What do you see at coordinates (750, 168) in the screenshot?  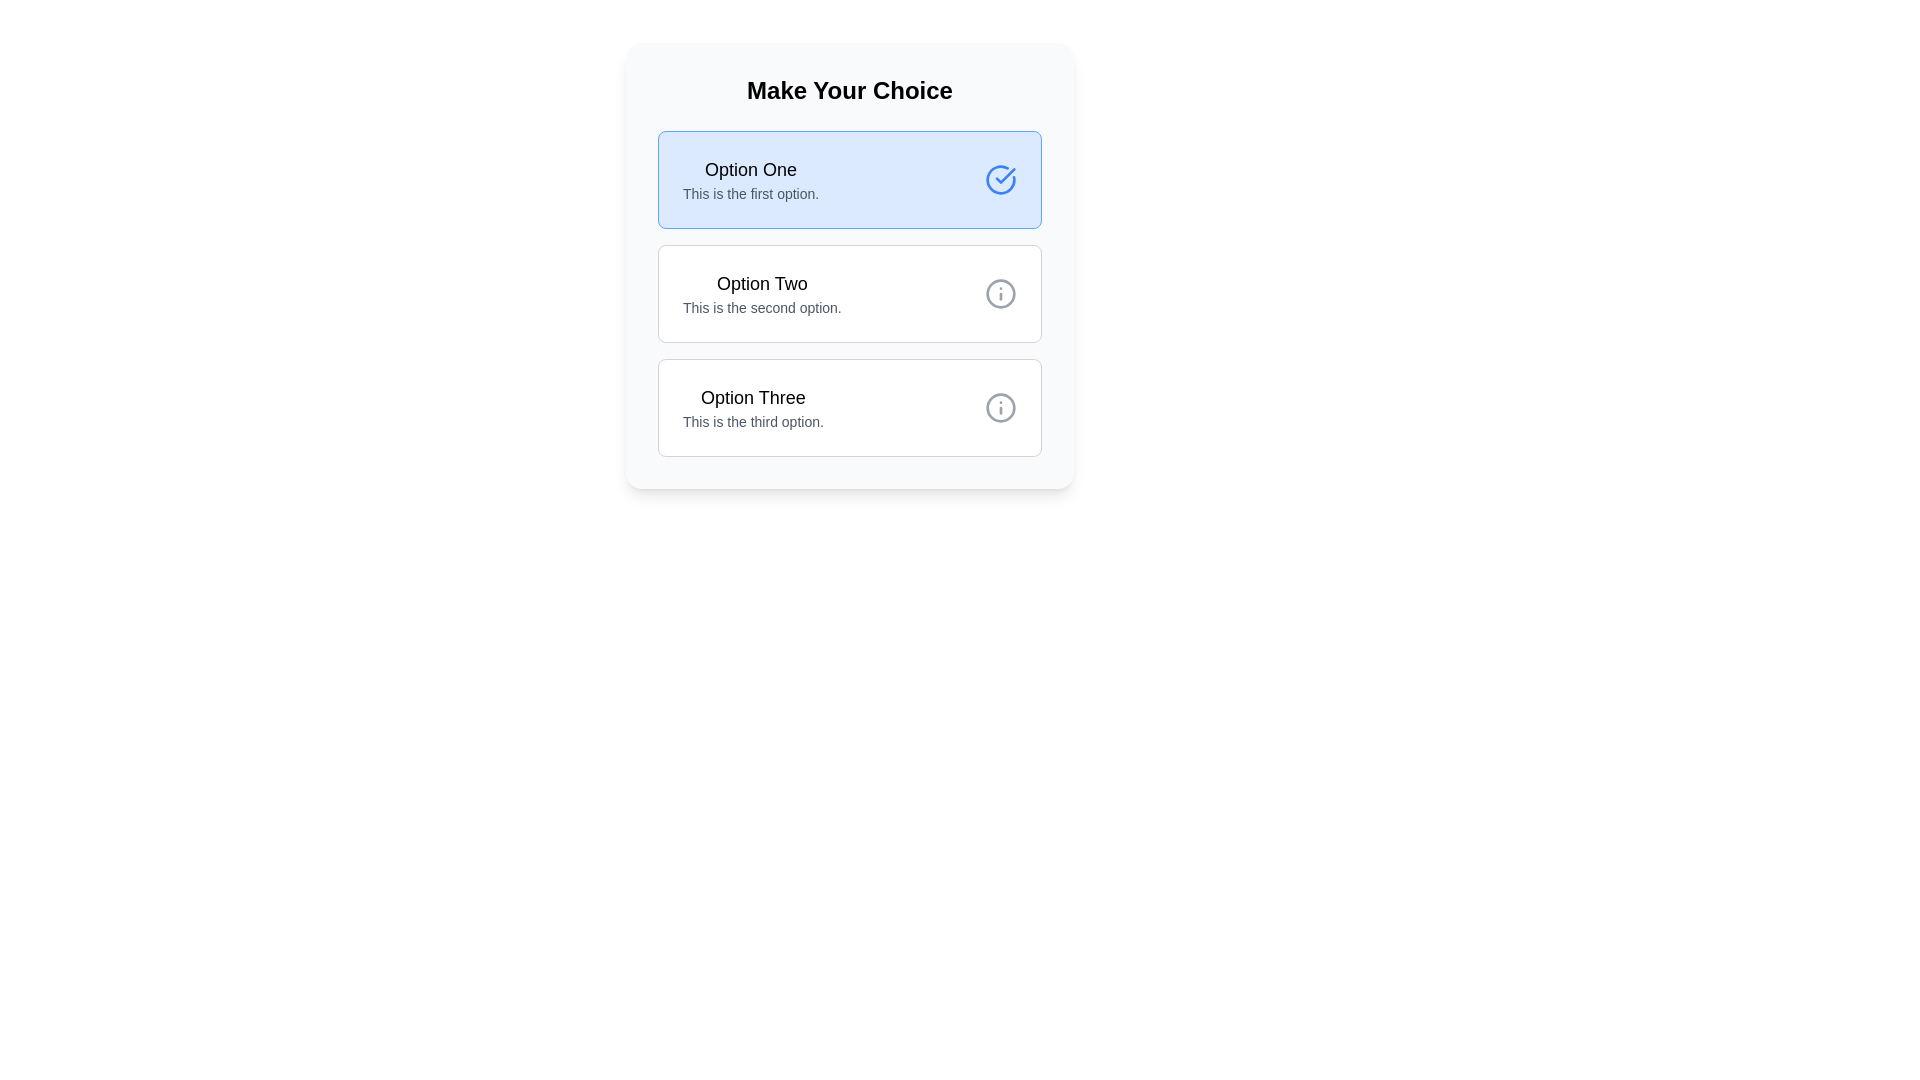 I see `the Text Label that serves as the title for the first option in the selection interface, which is located in the topmost card and is horizontally centered above a smaller text description` at bounding box center [750, 168].